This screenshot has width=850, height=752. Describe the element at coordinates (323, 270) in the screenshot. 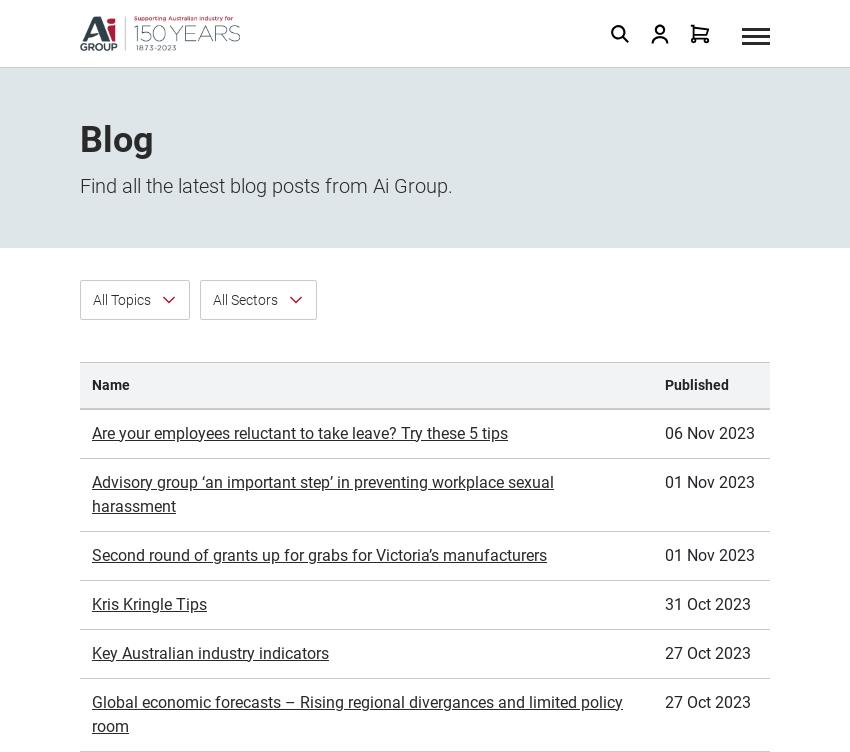

I see `'Advisory group ‘an important step’ in preventing workplace sexual harassment'` at that location.